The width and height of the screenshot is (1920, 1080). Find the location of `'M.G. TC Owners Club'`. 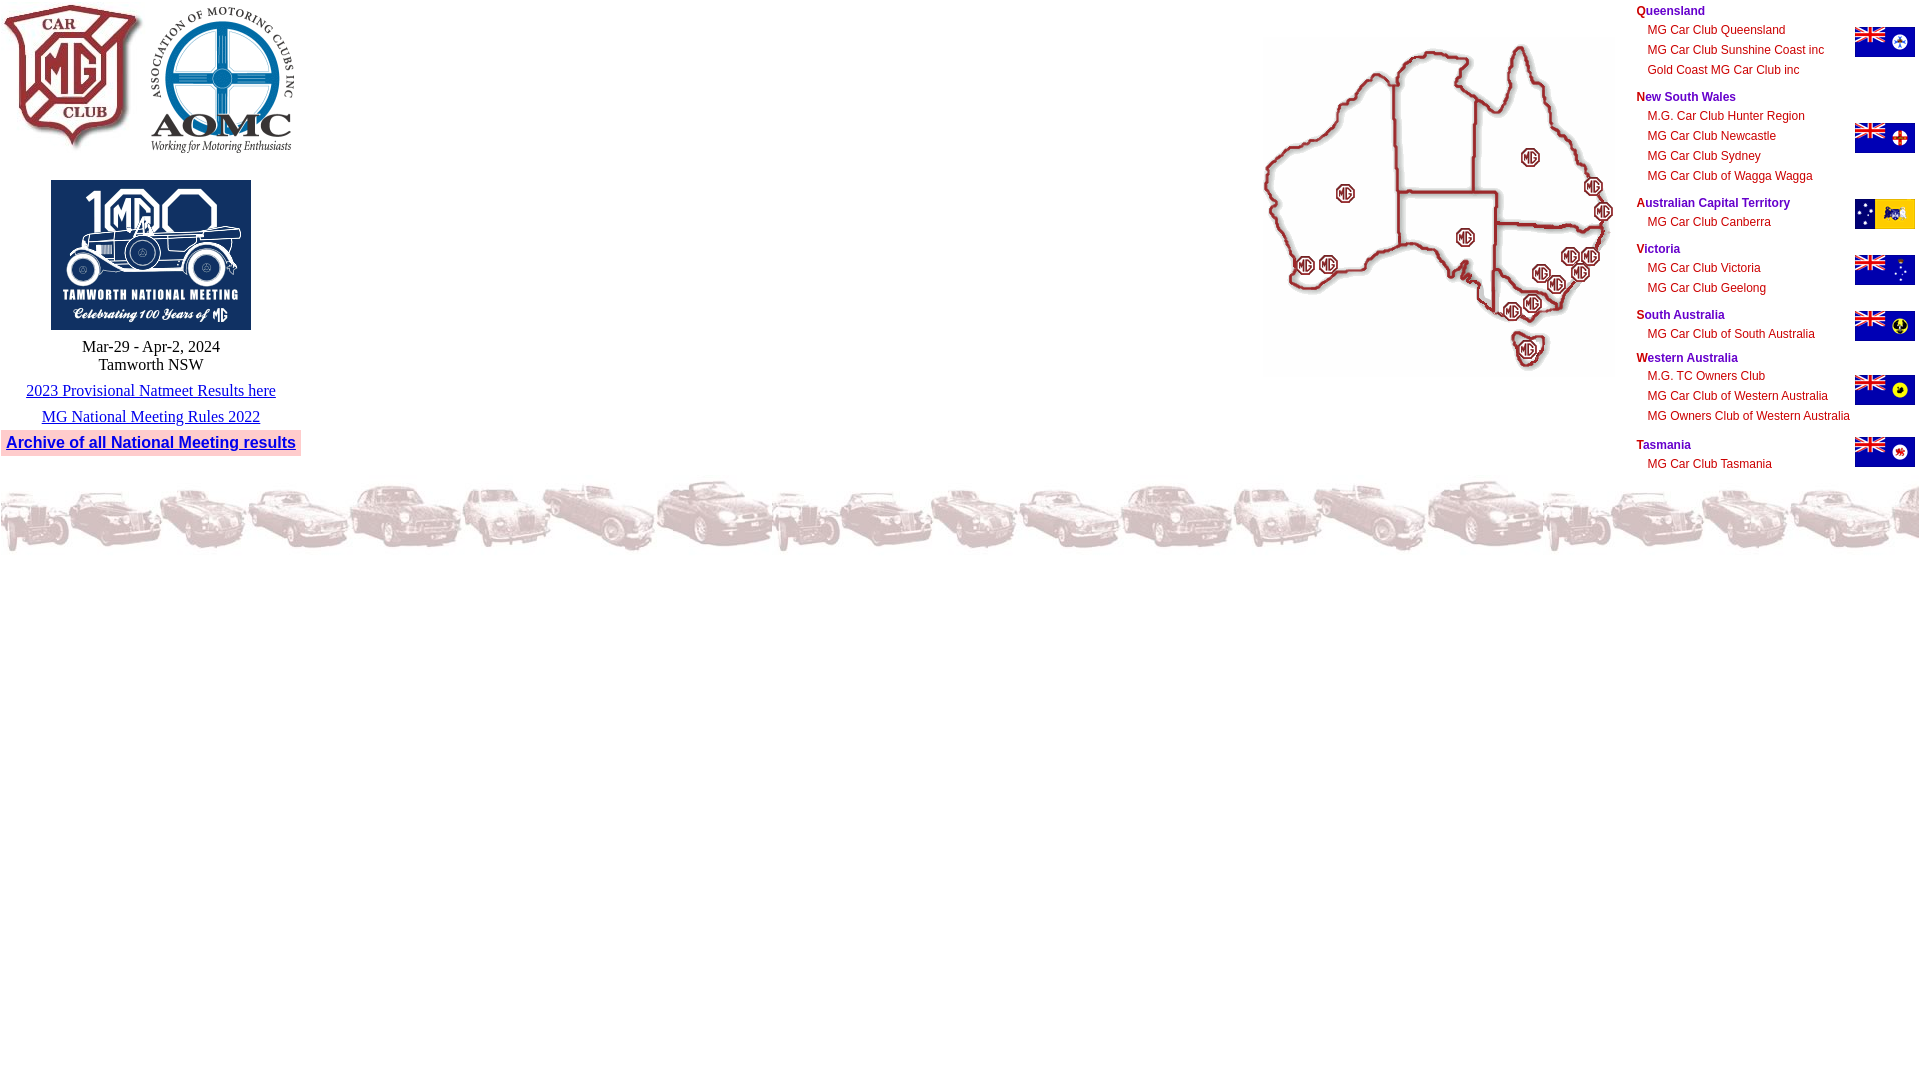

'M.G. TC Owners Club' is located at coordinates (1704, 375).